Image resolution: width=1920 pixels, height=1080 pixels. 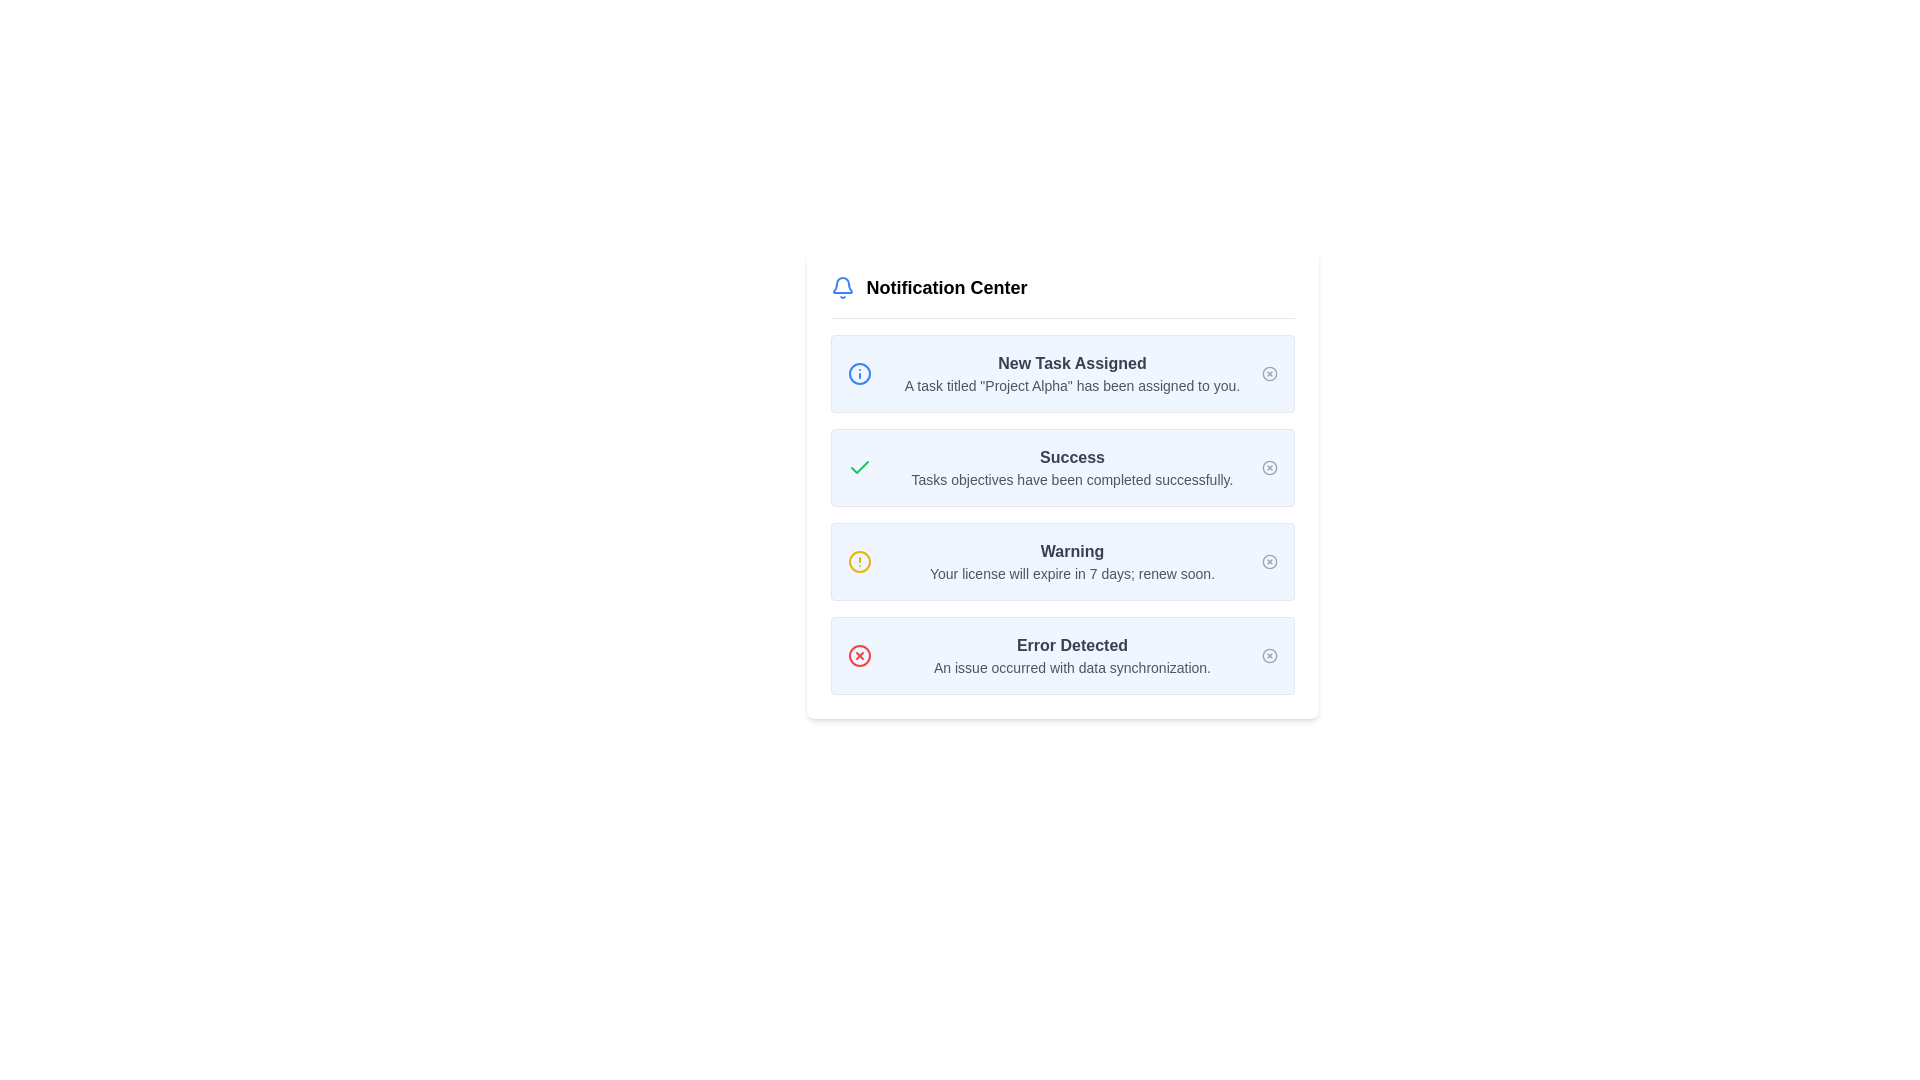 What do you see at coordinates (1268, 562) in the screenshot?
I see `the circular element with a stroke and no fill, located within the 'Warning' notification icon in the 'Notification Center' interface` at bounding box center [1268, 562].